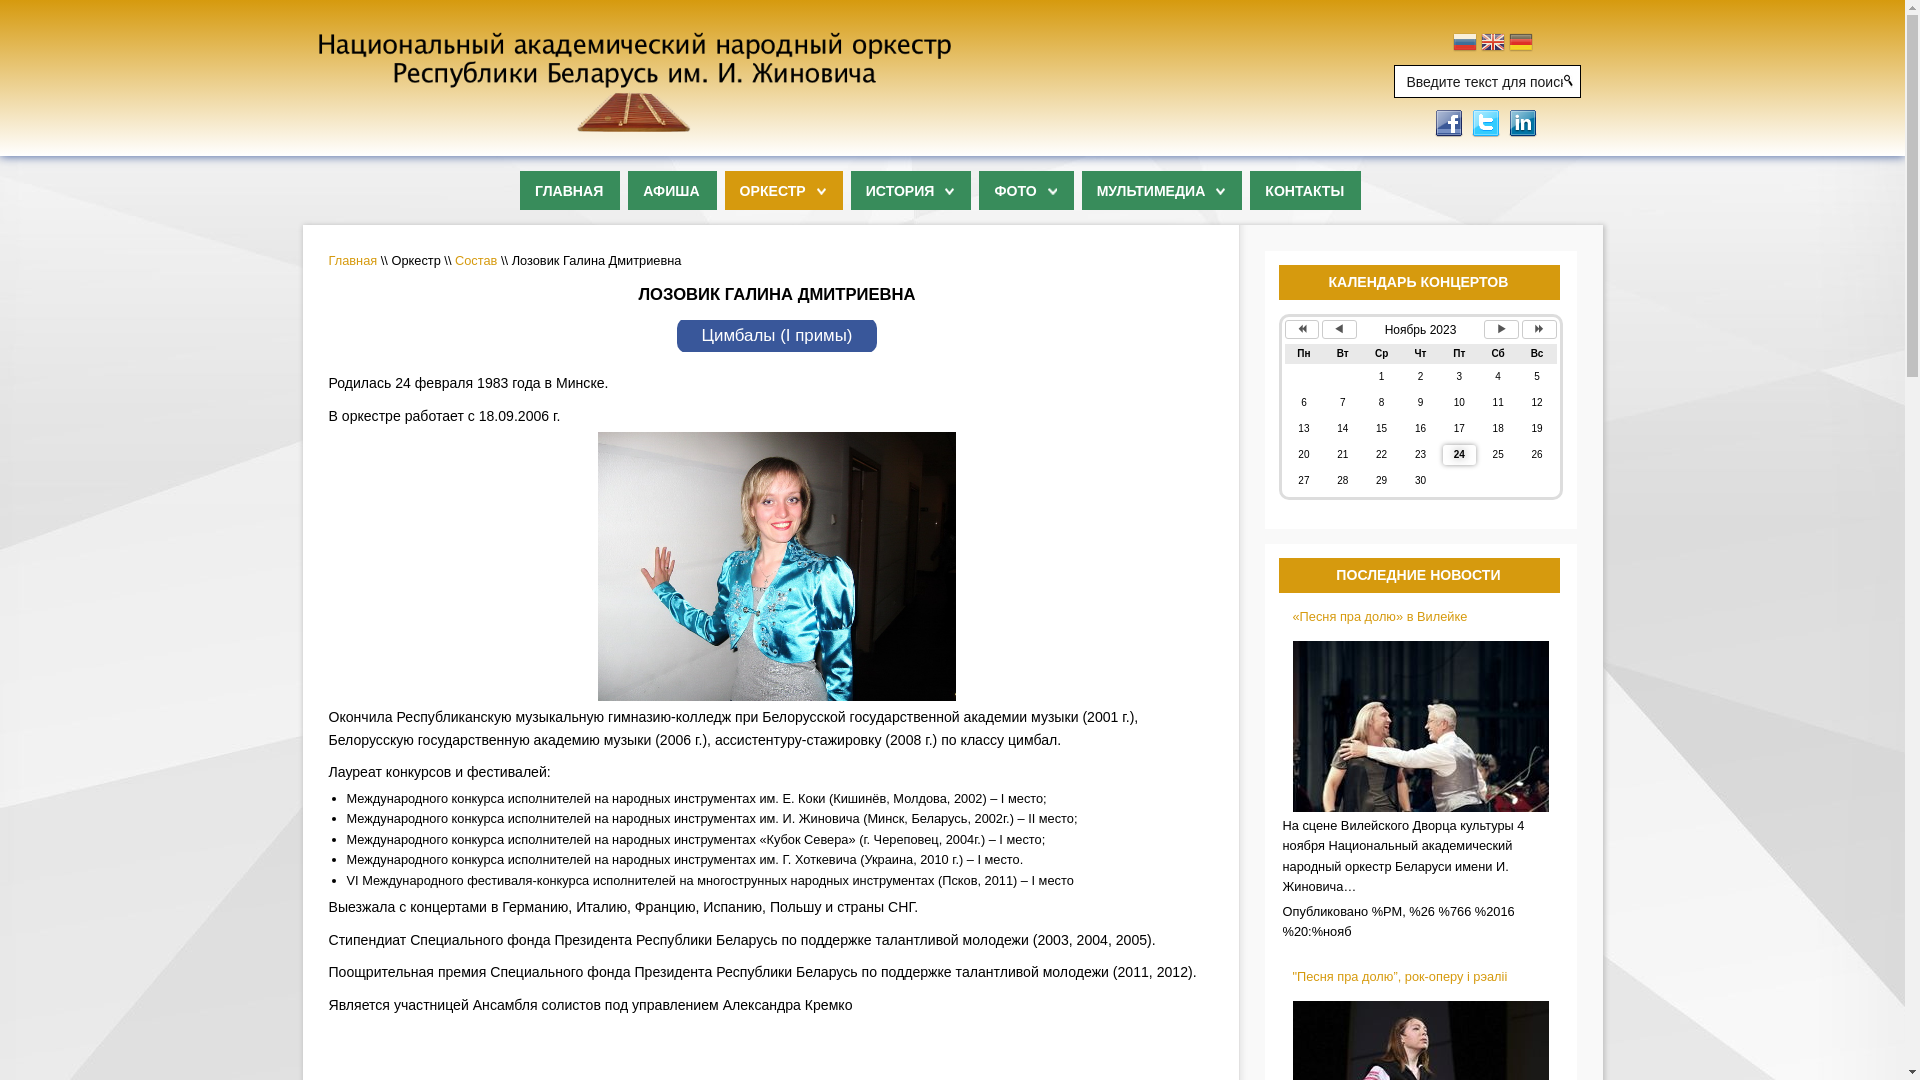 The height and width of the screenshot is (1080, 1920). Describe the element at coordinates (1506, 121) in the screenshot. I see `'Submit to LinkedIn'` at that location.